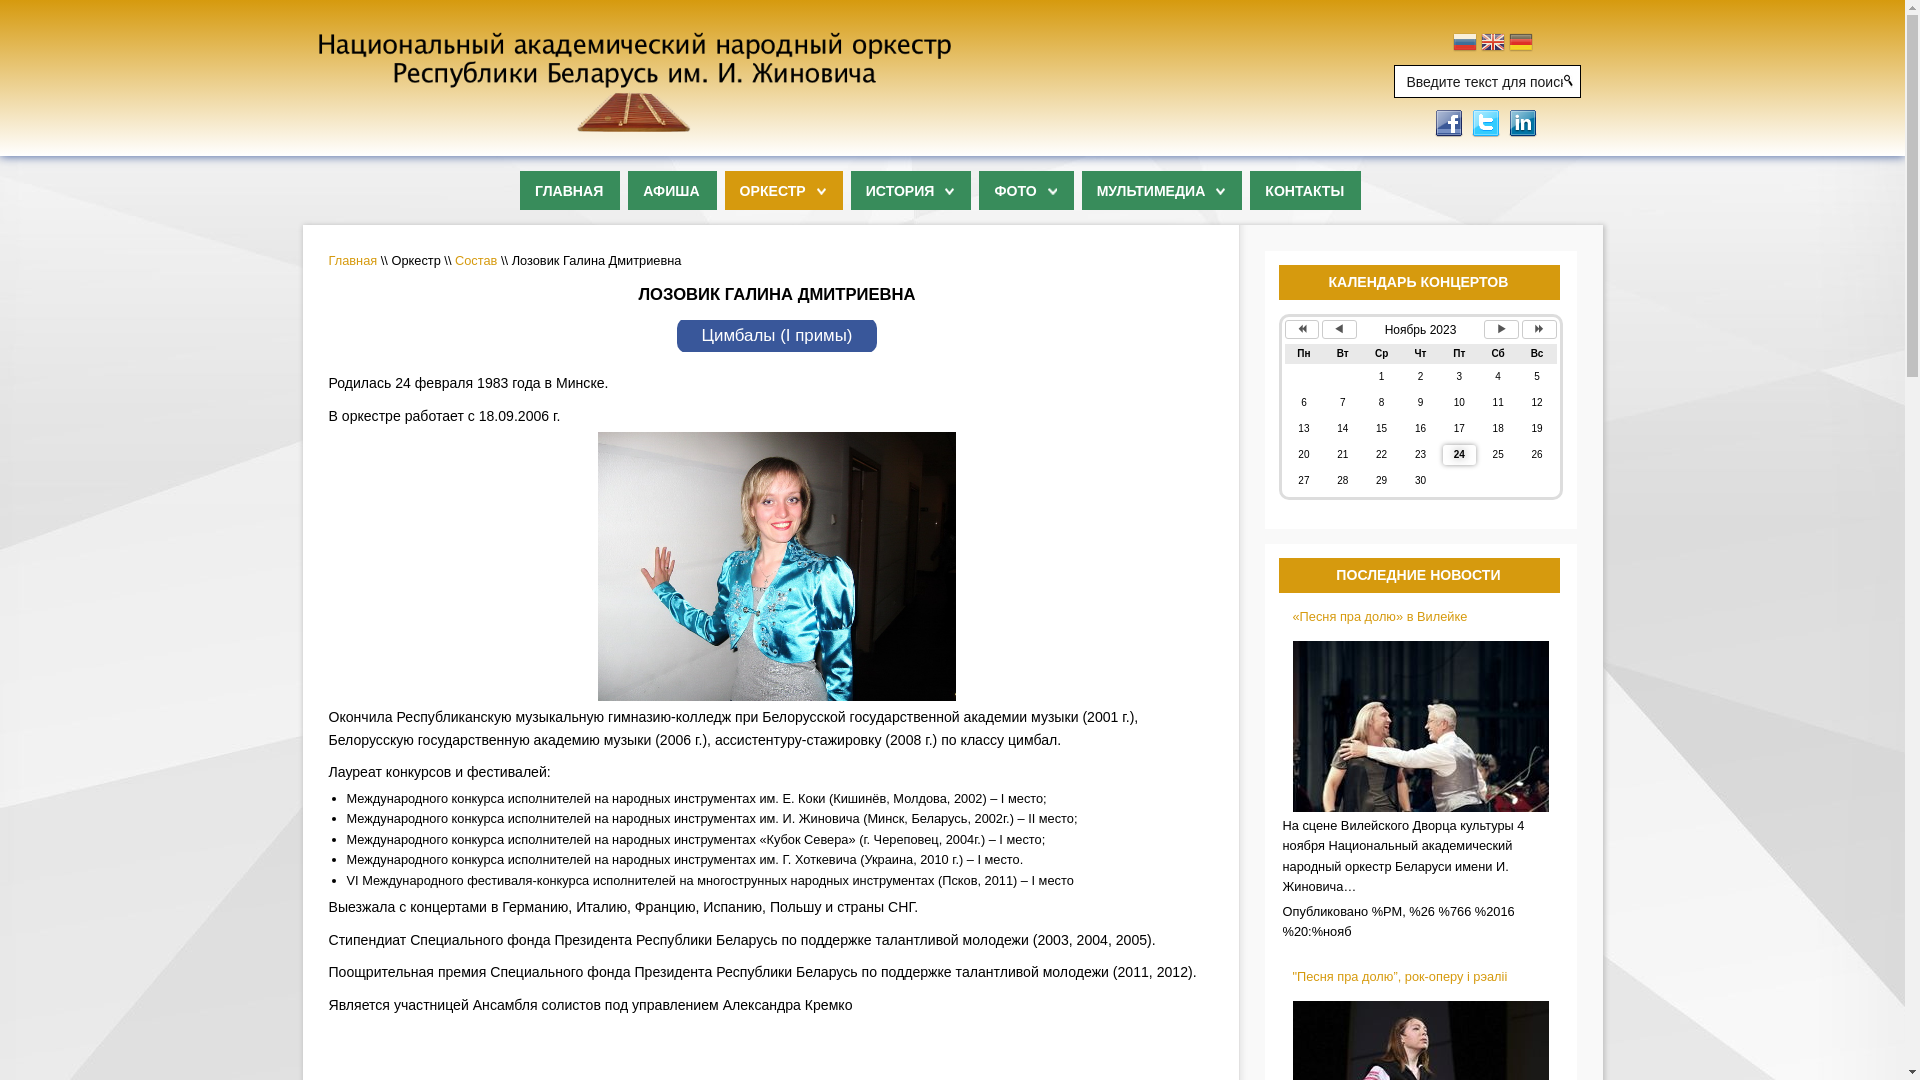 The height and width of the screenshot is (1080, 1920). Describe the element at coordinates (1506, 121) in the screenshot. I see `'Submit to LinkedIn'` at that location.